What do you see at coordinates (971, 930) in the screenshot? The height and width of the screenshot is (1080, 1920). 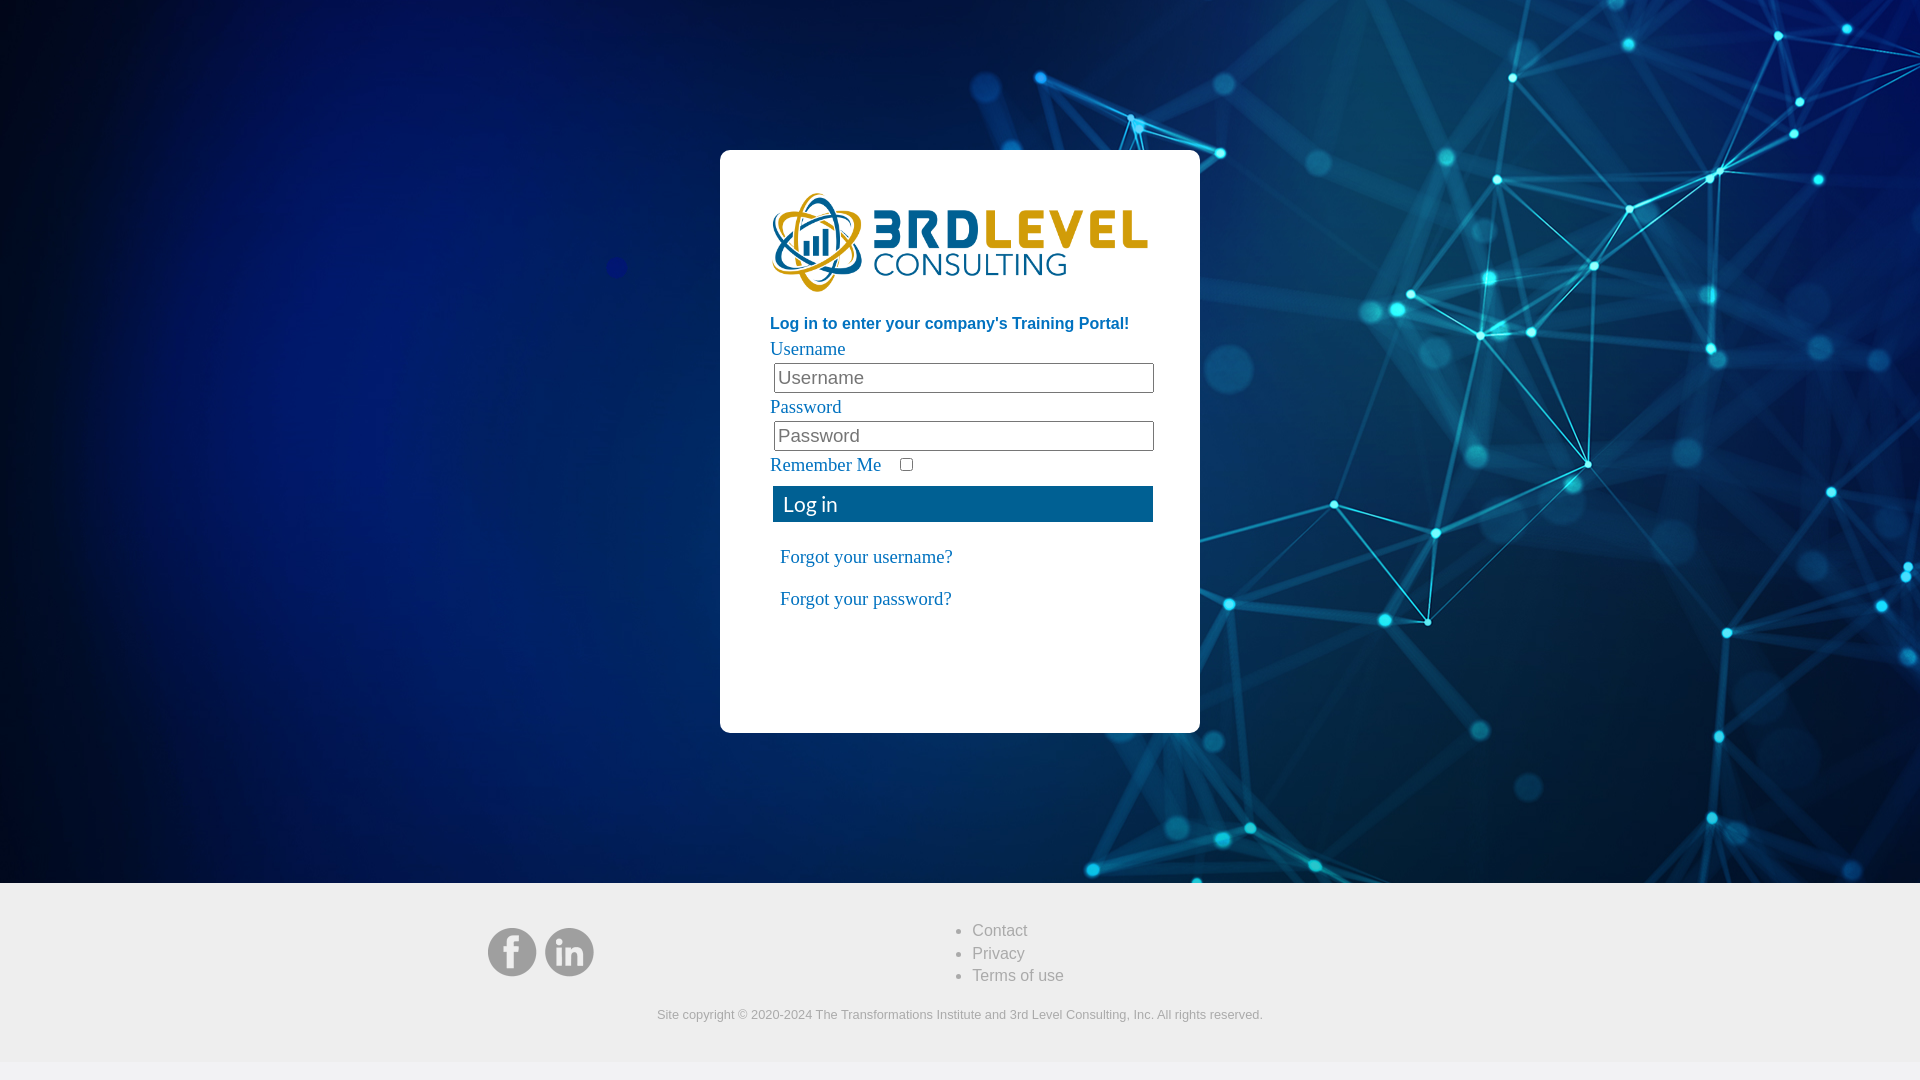 I see `'Contact'` at bounding box center [971, 930].